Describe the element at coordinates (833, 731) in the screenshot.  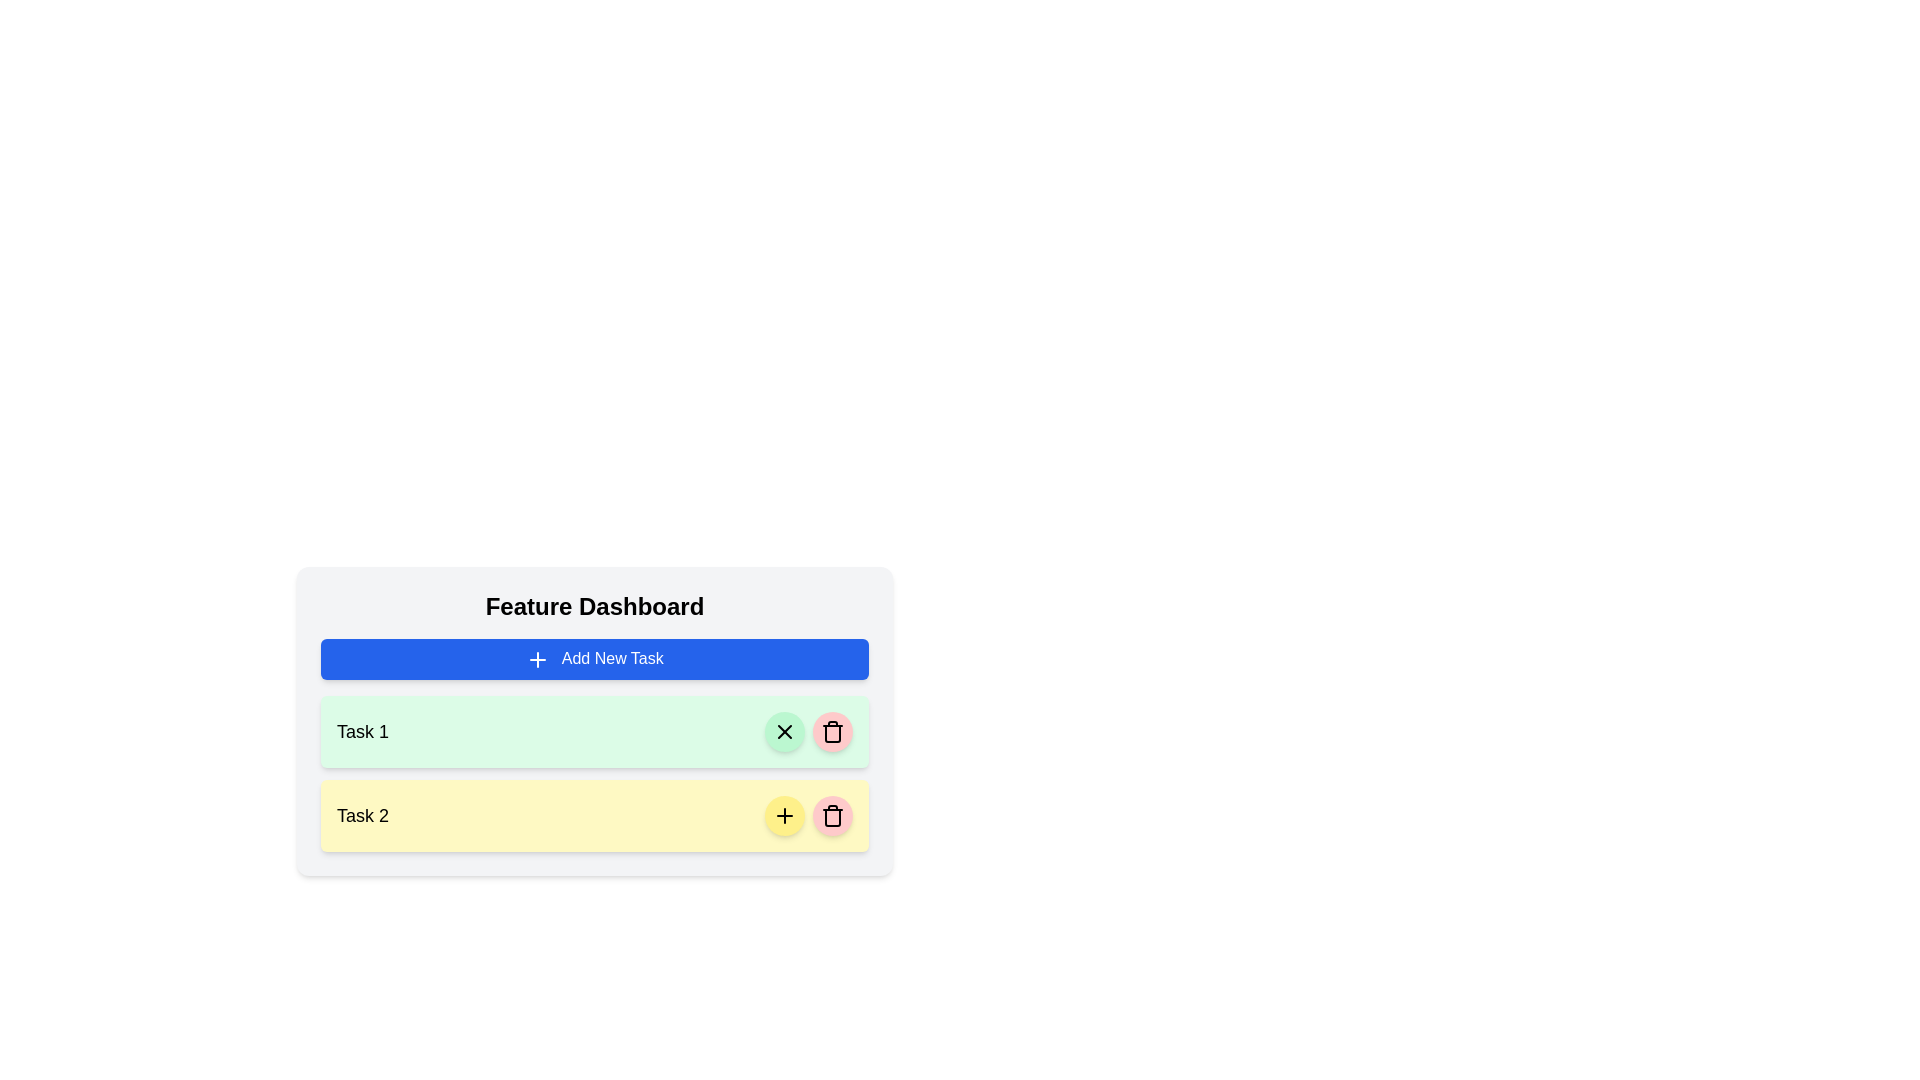
I see `the trash can icon button located to the right of the second task entry` at that location.